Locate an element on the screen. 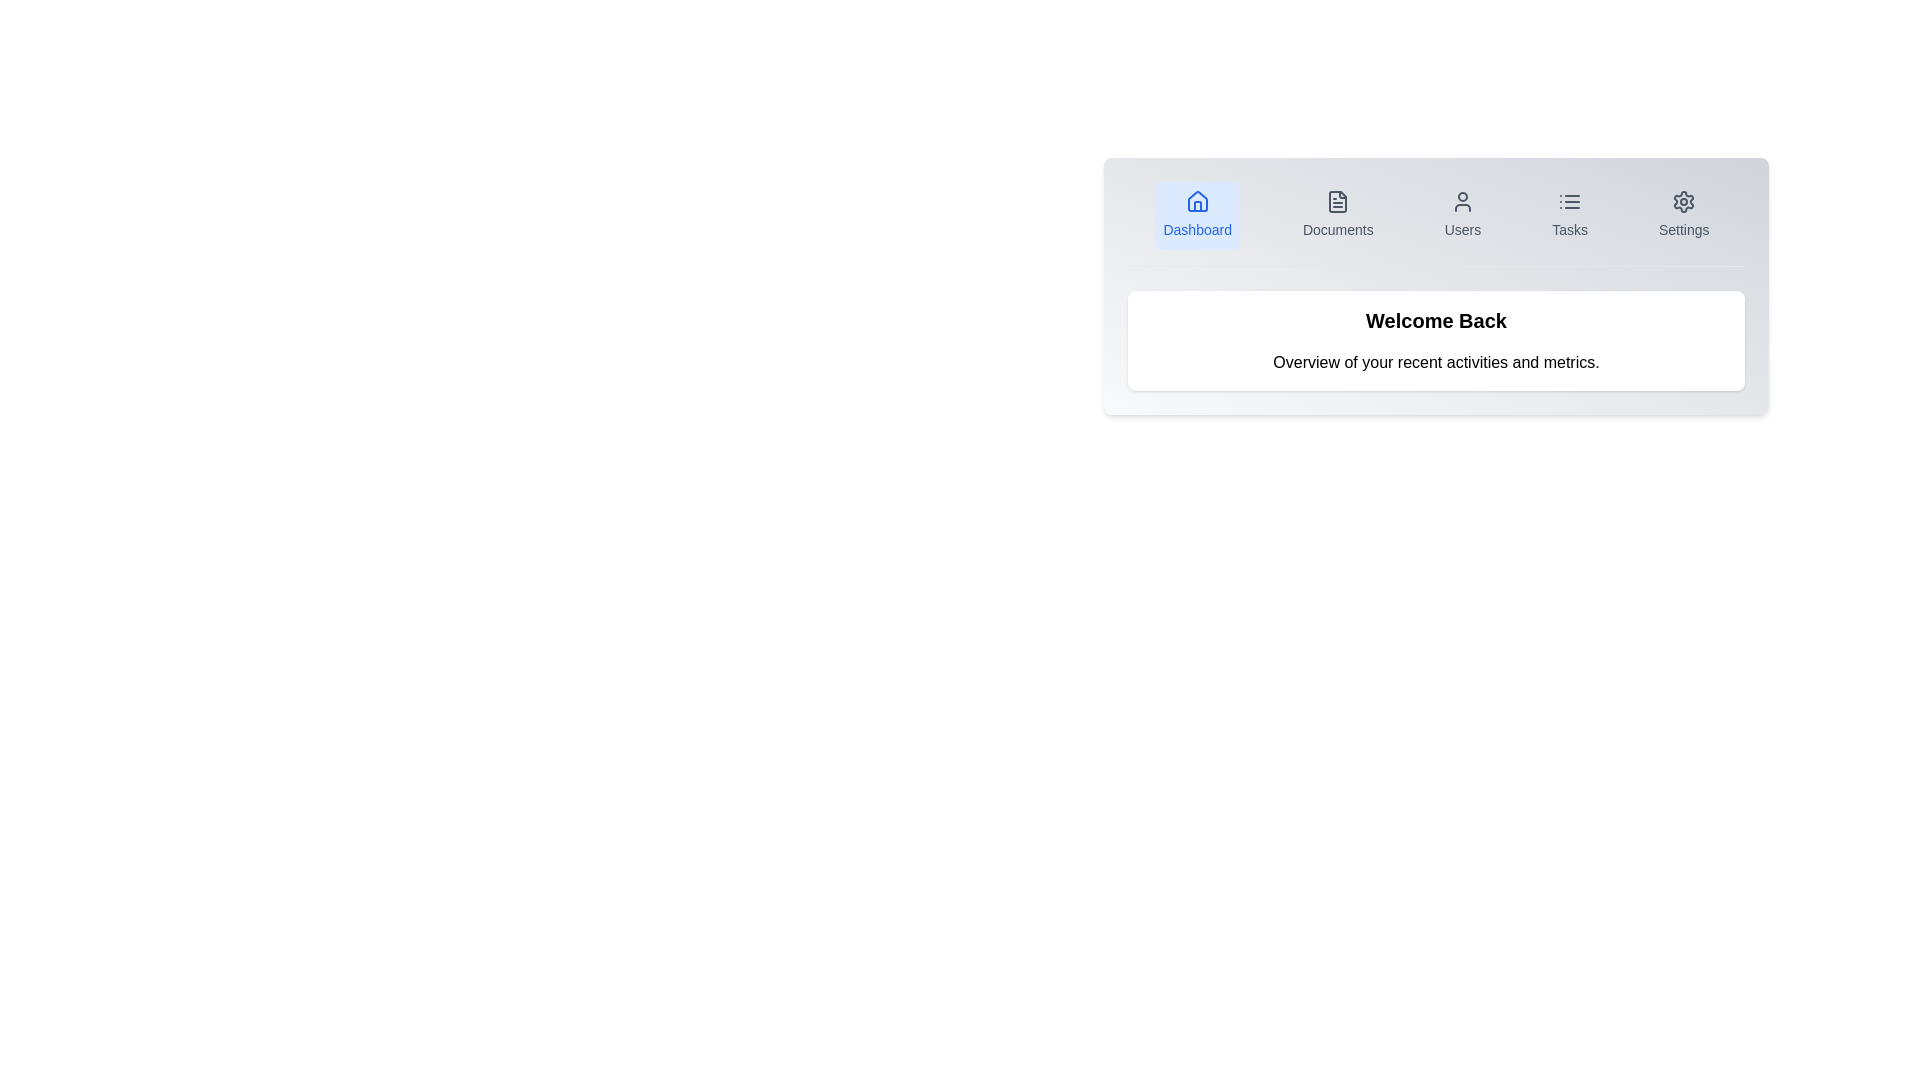 The width and height of the screenshot is (1920, 1080). the icon represented by three horizontal lines, which is located above the 'Tasks' label in the navigation bar is located at coordinates (1568, 201).